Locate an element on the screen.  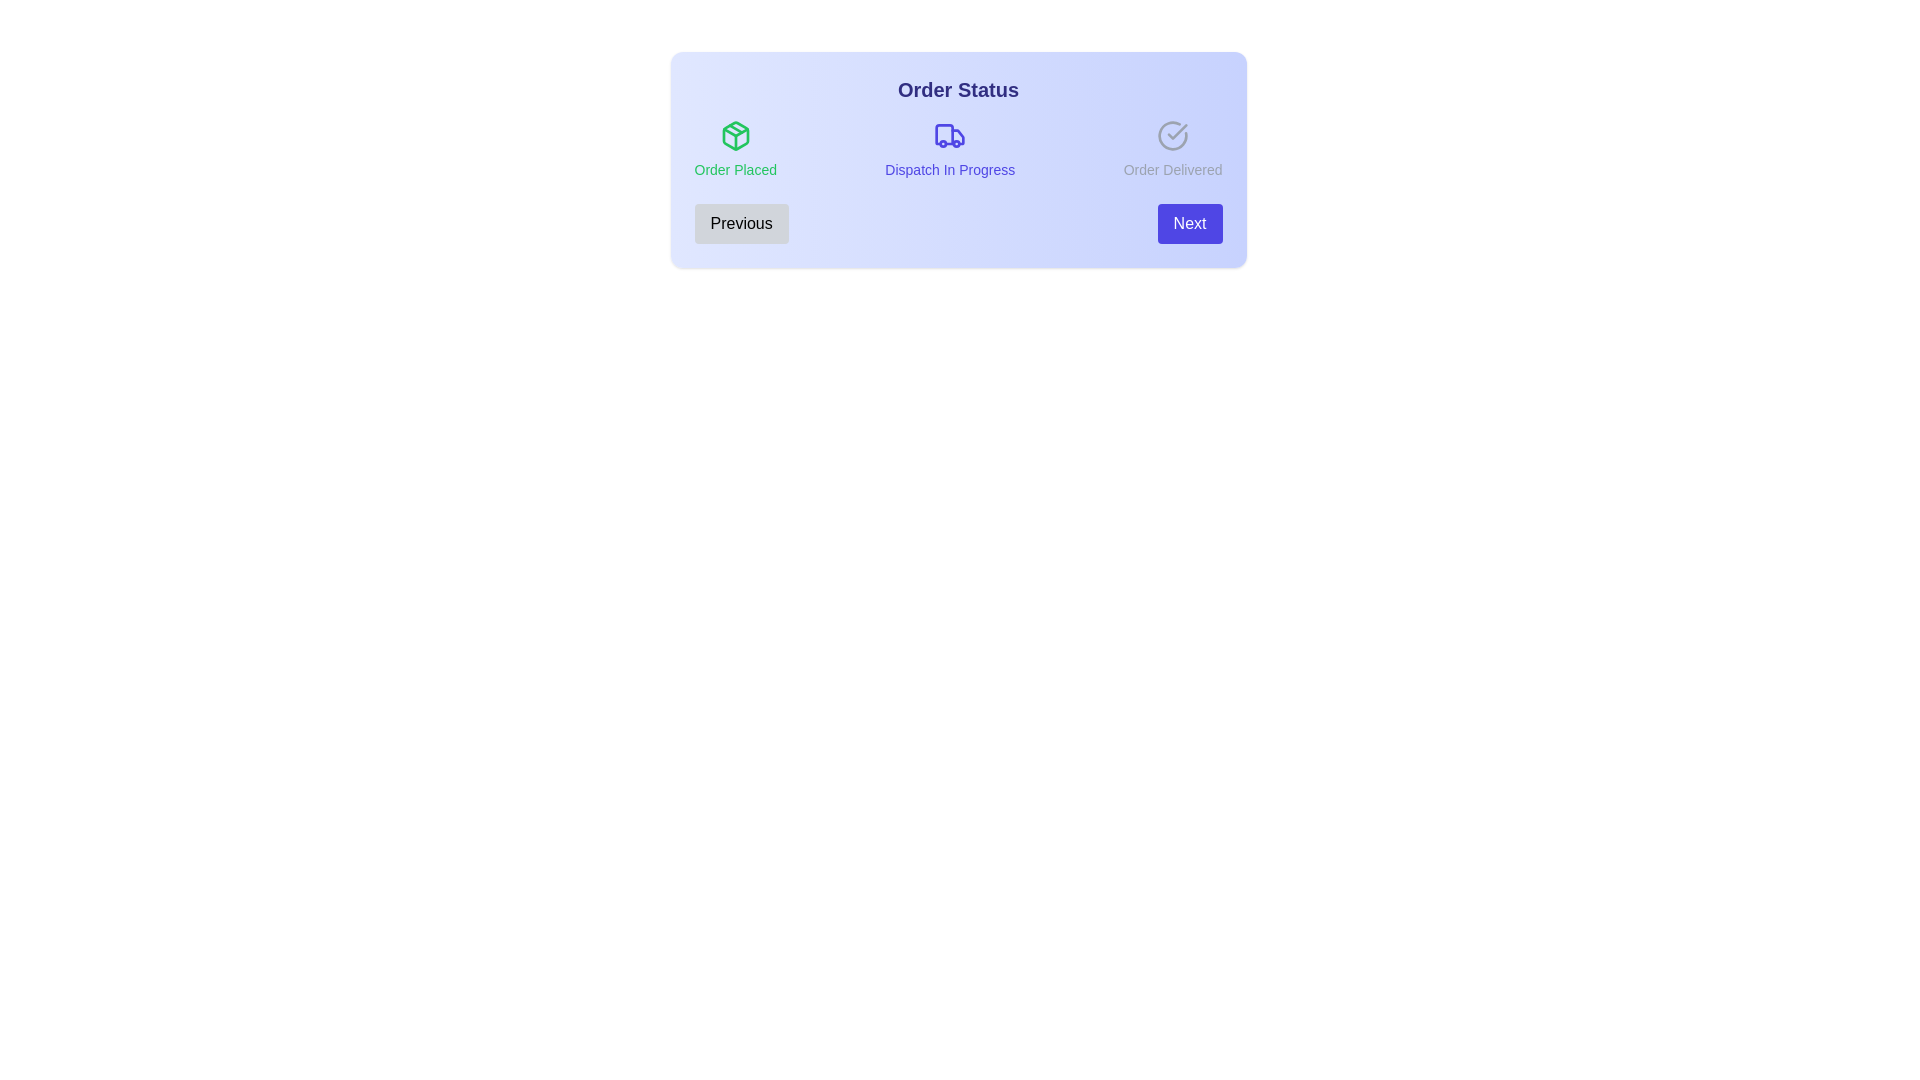
the SVG icon representing a package or box located under the text 'Order Placed' in the step indicator UI component is located at coordinates (734, 135).